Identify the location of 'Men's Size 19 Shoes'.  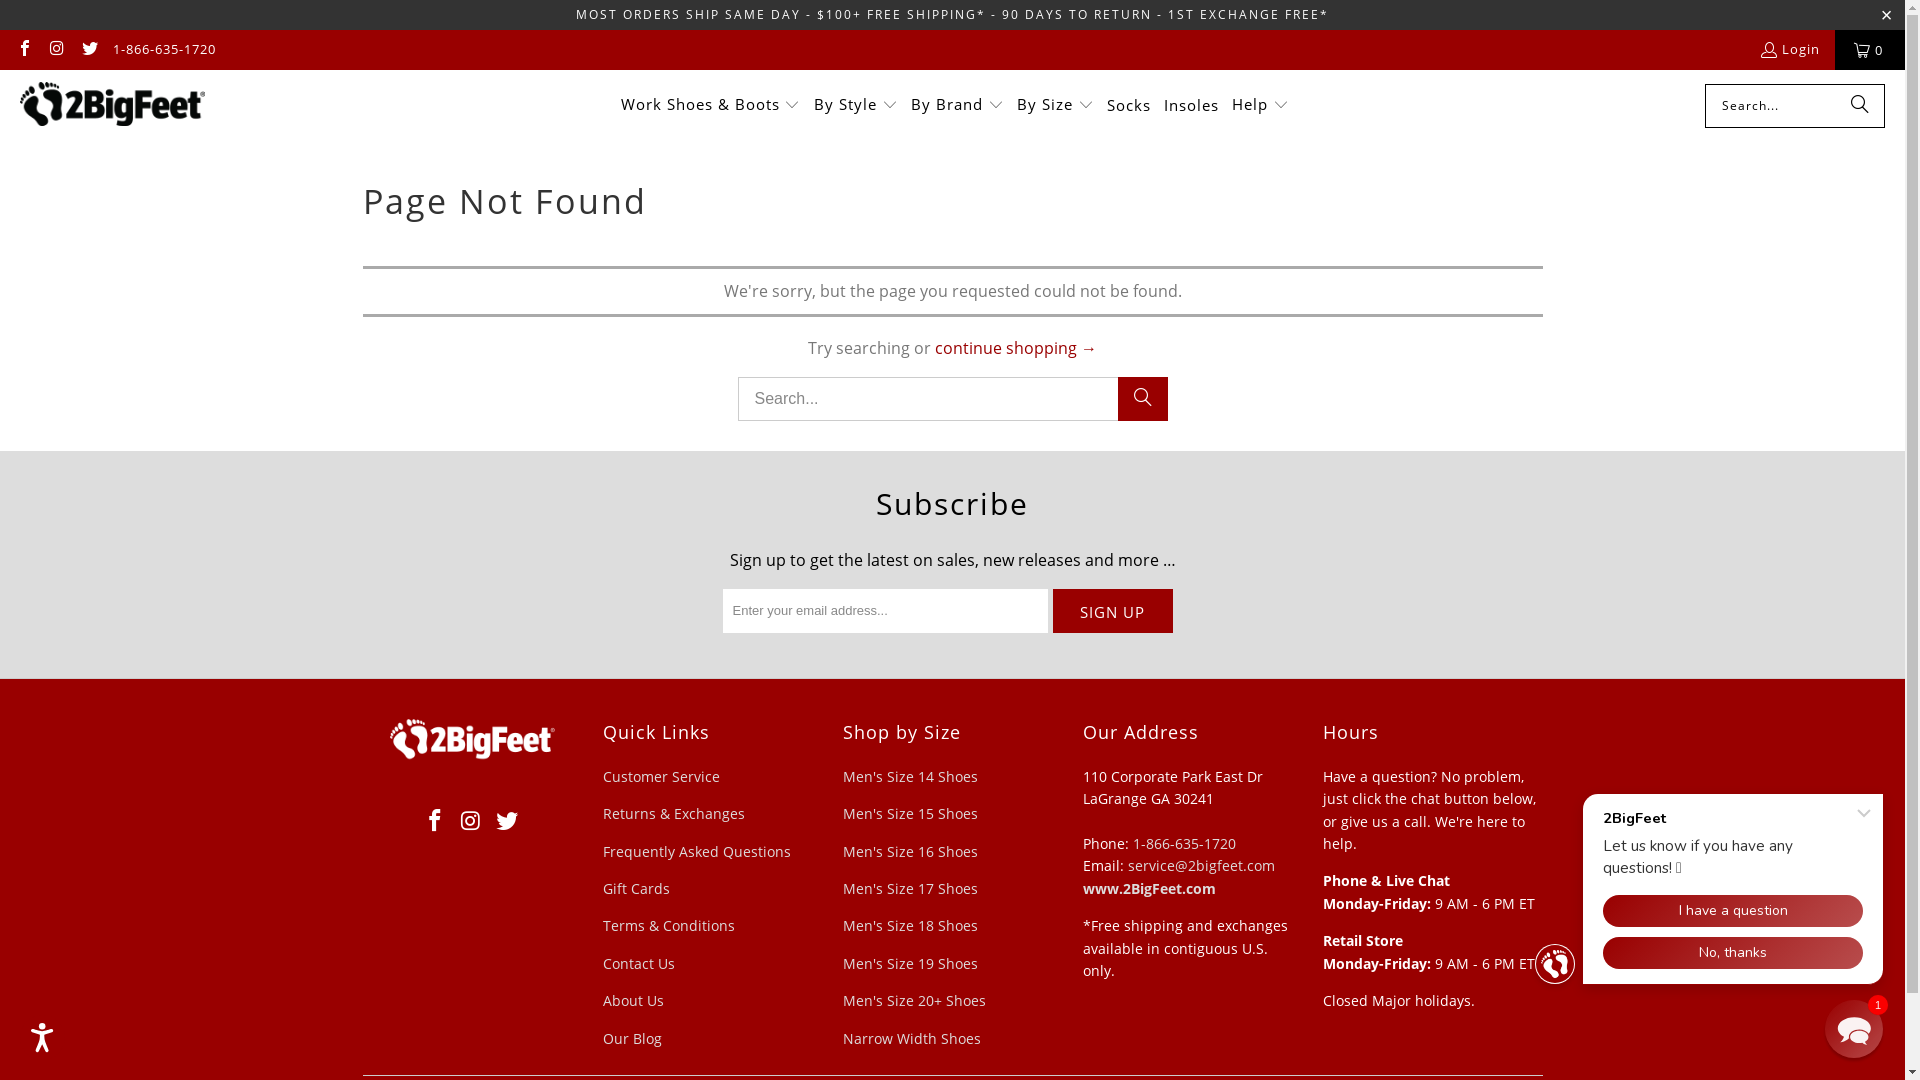
(908, 962).